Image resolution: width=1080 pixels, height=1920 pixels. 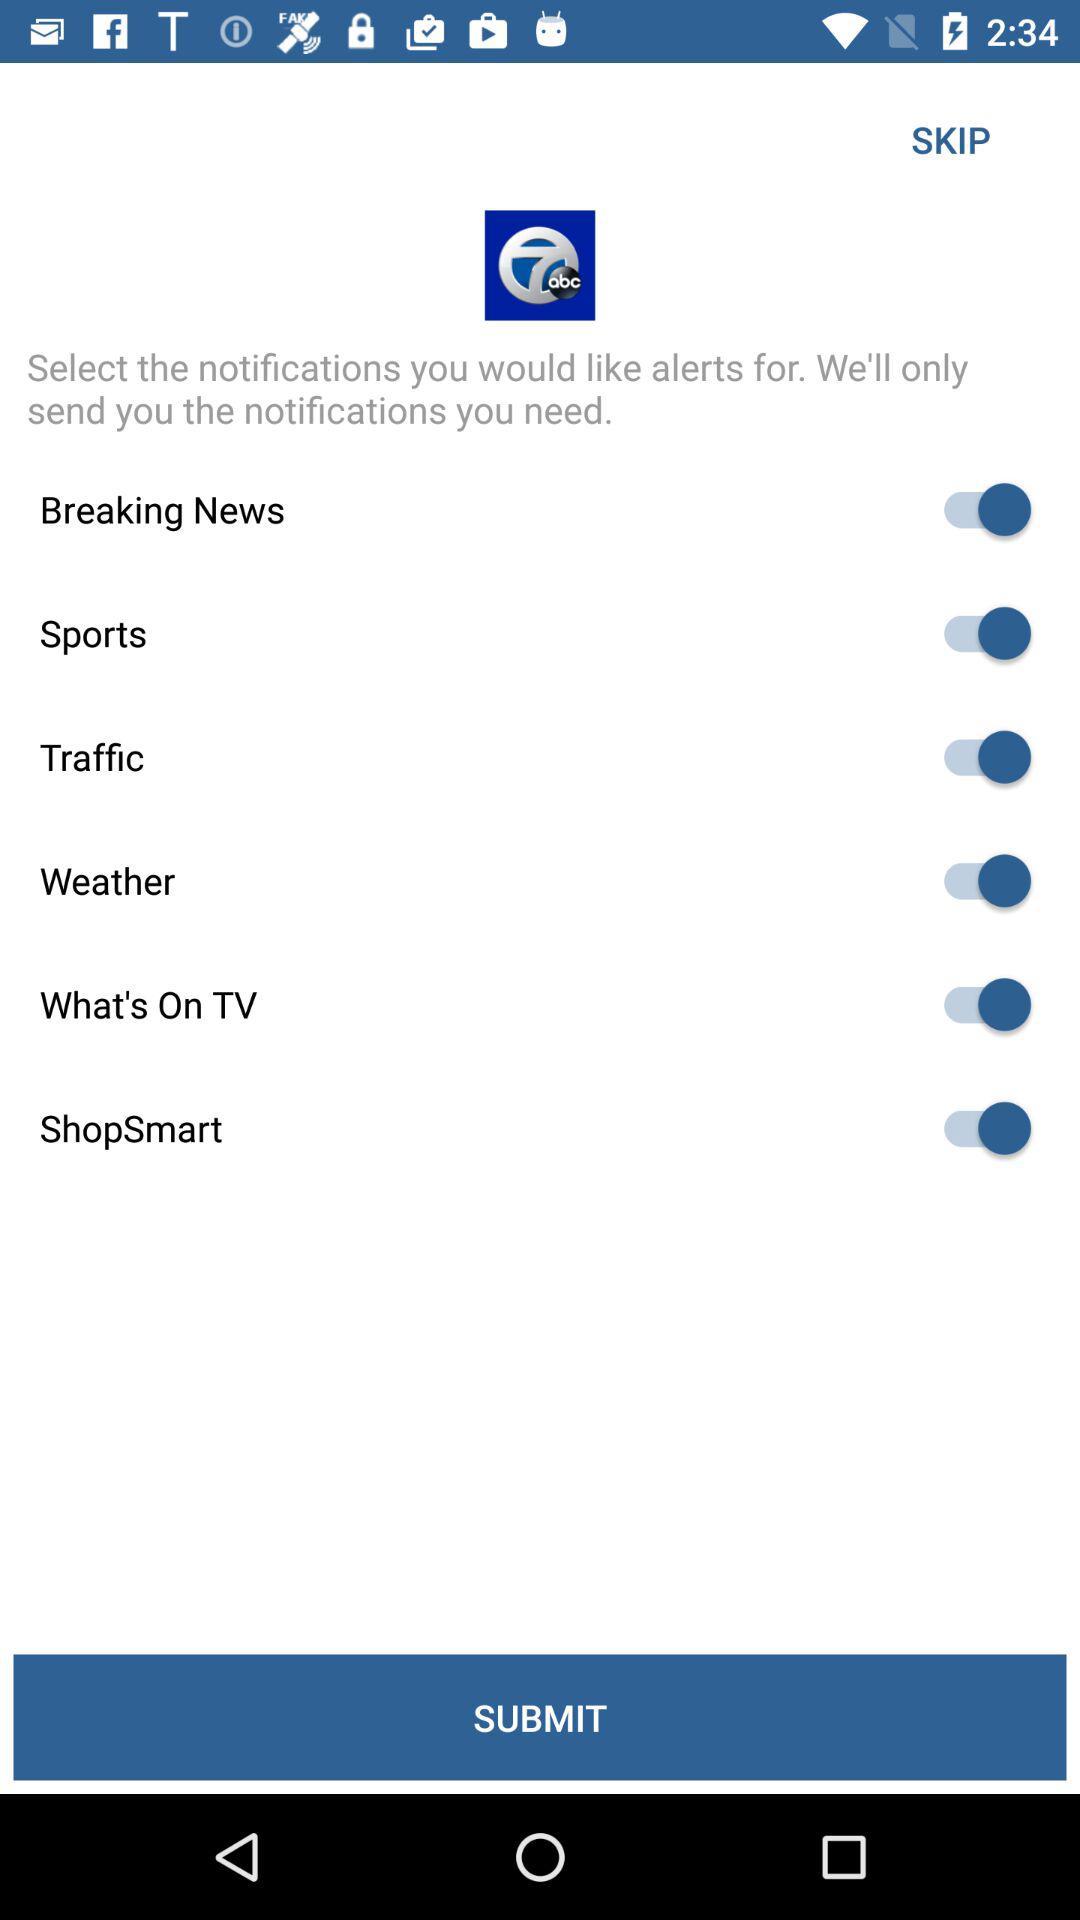 I want to click on switch on shopsmart notification, so click(x=977, y=1128).